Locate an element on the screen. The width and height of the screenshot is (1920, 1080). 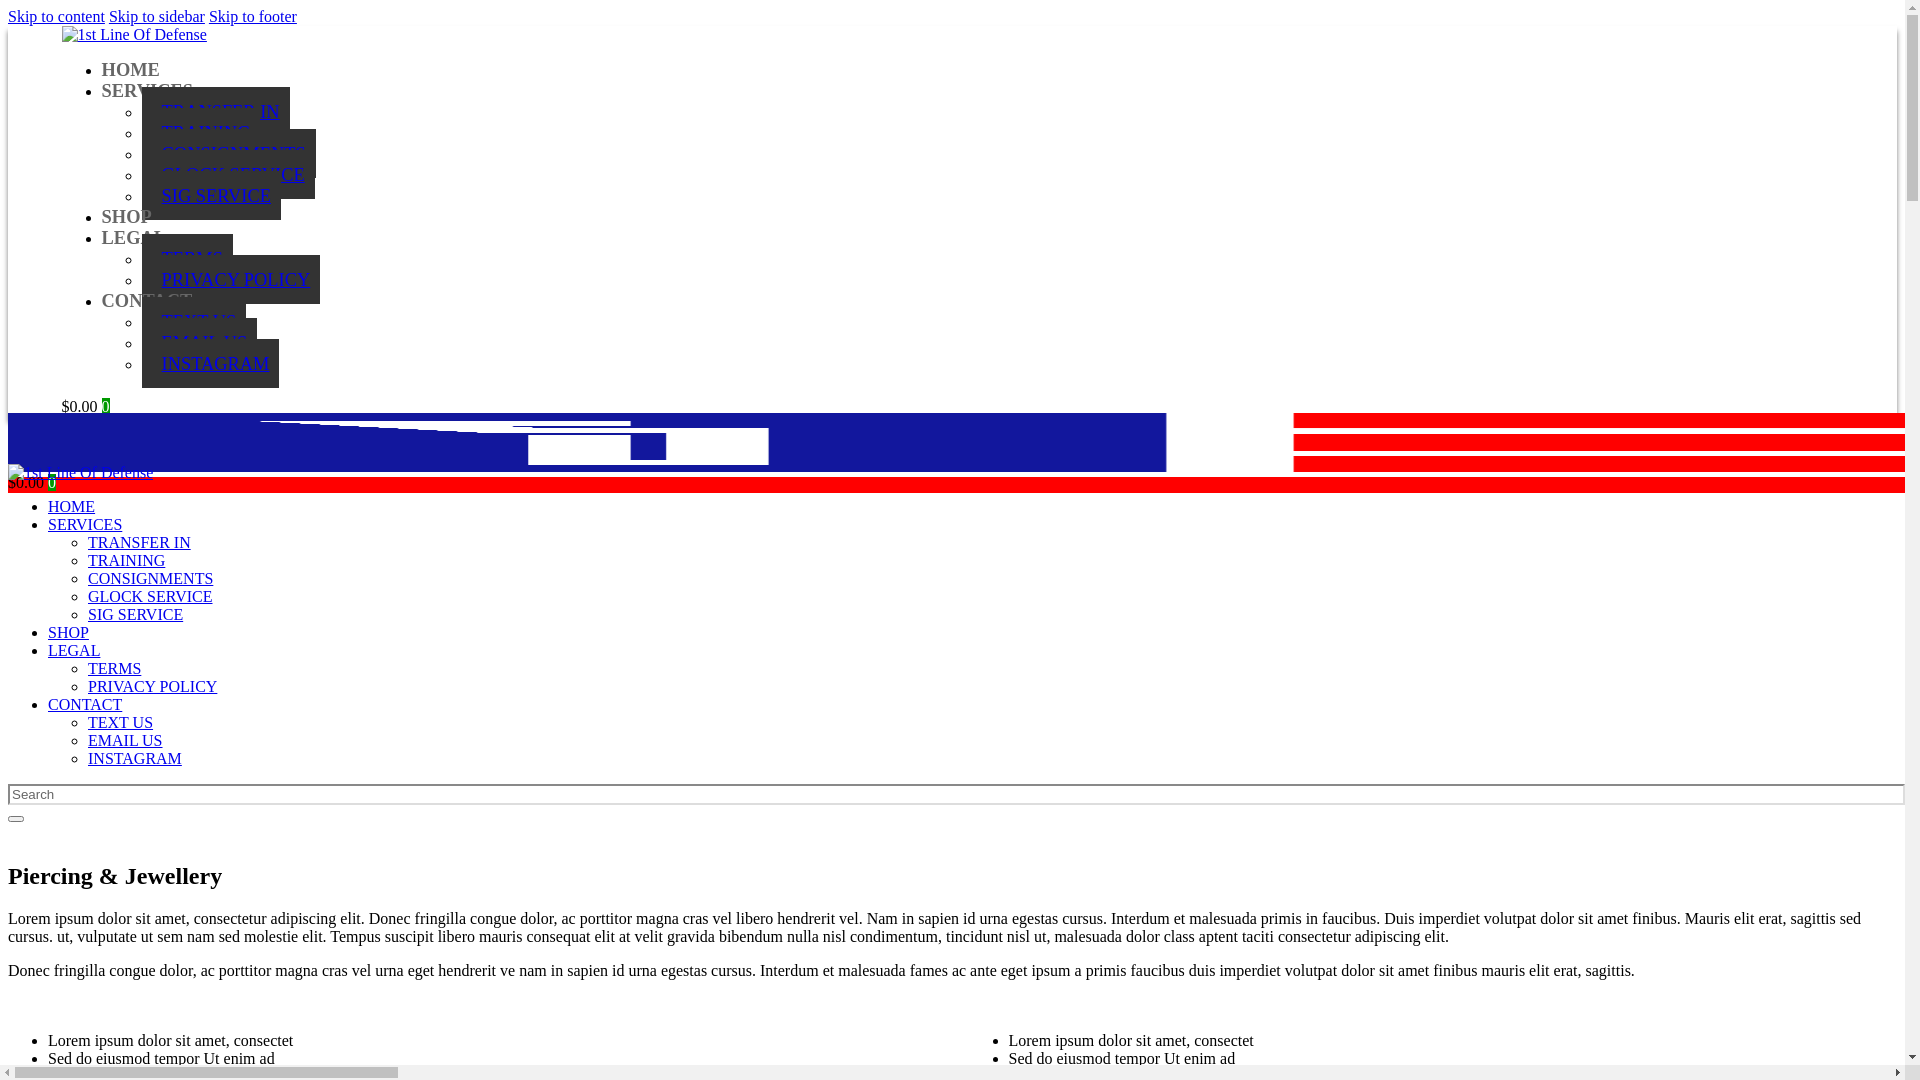
'Skip to footer' is located at coordinates (252, 16).